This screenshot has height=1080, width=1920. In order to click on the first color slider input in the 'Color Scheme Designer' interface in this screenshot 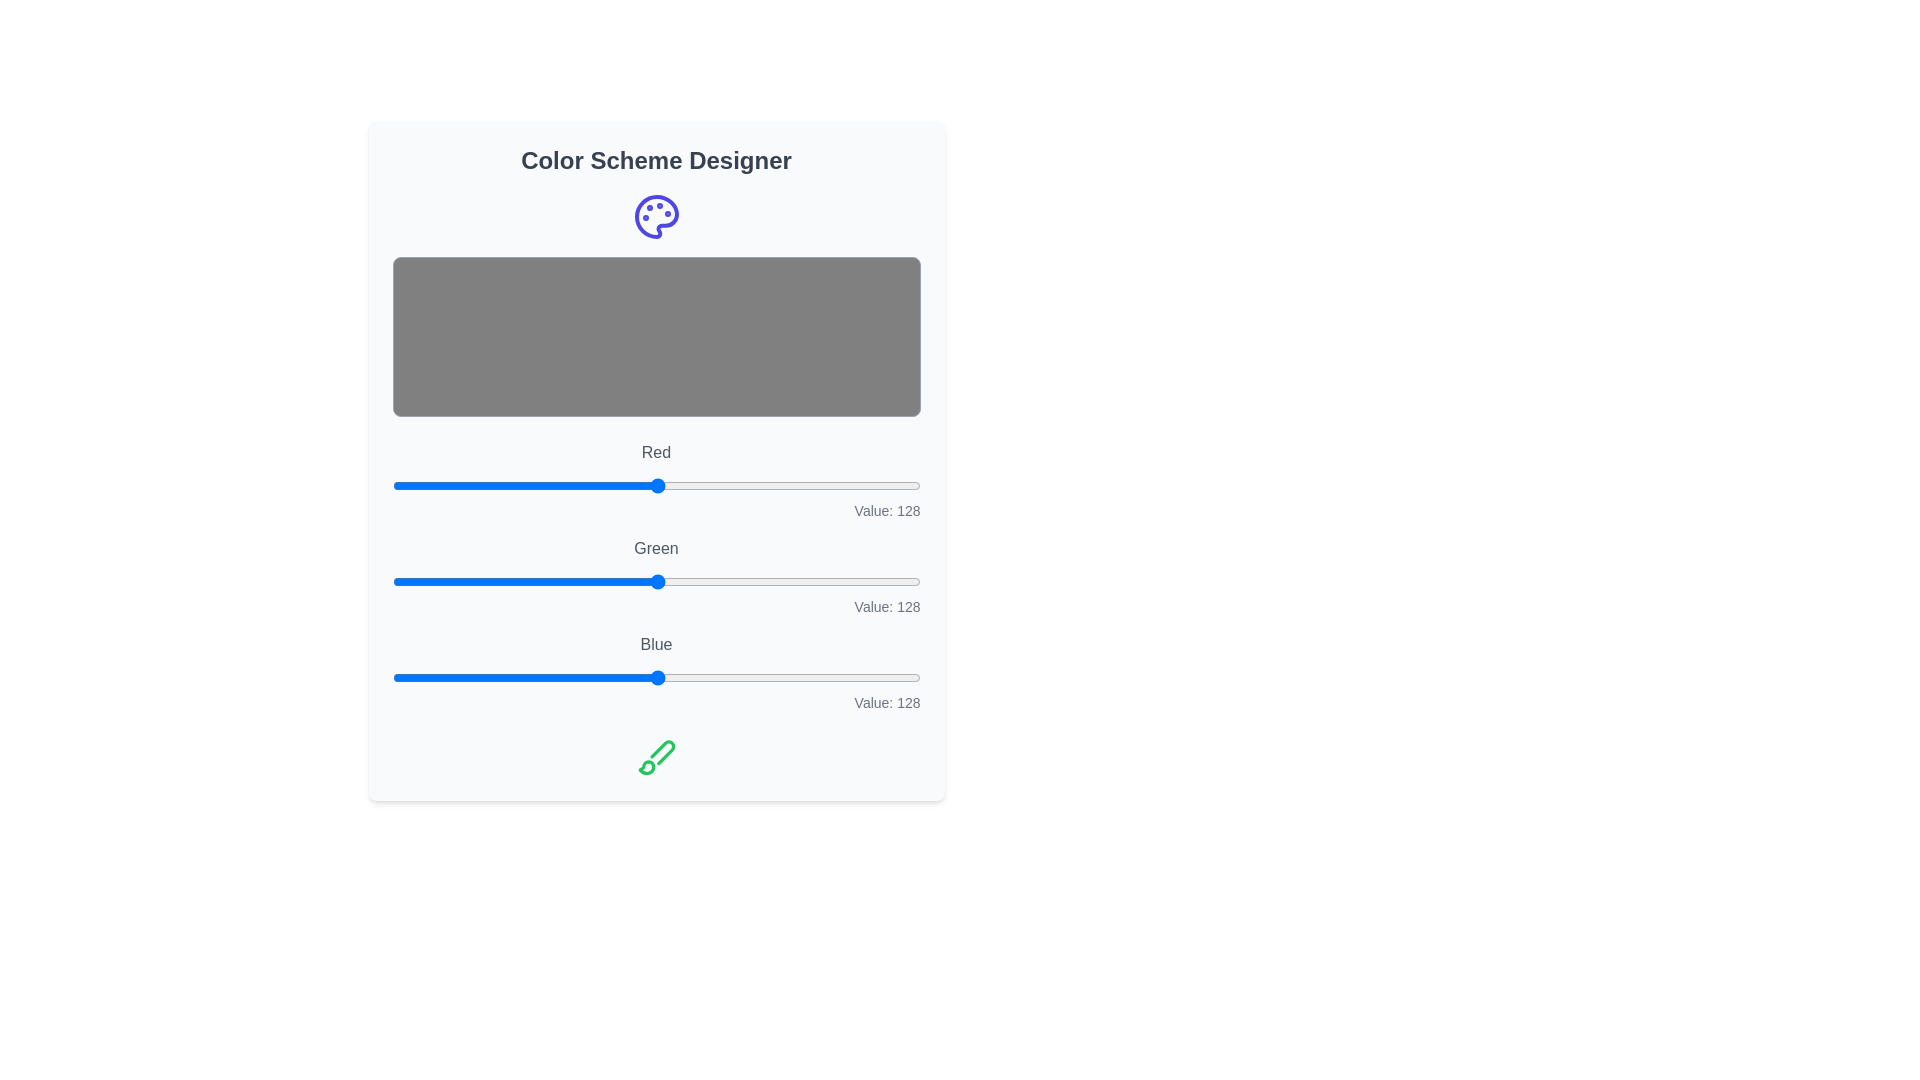, I will do `click(656, 481)`.